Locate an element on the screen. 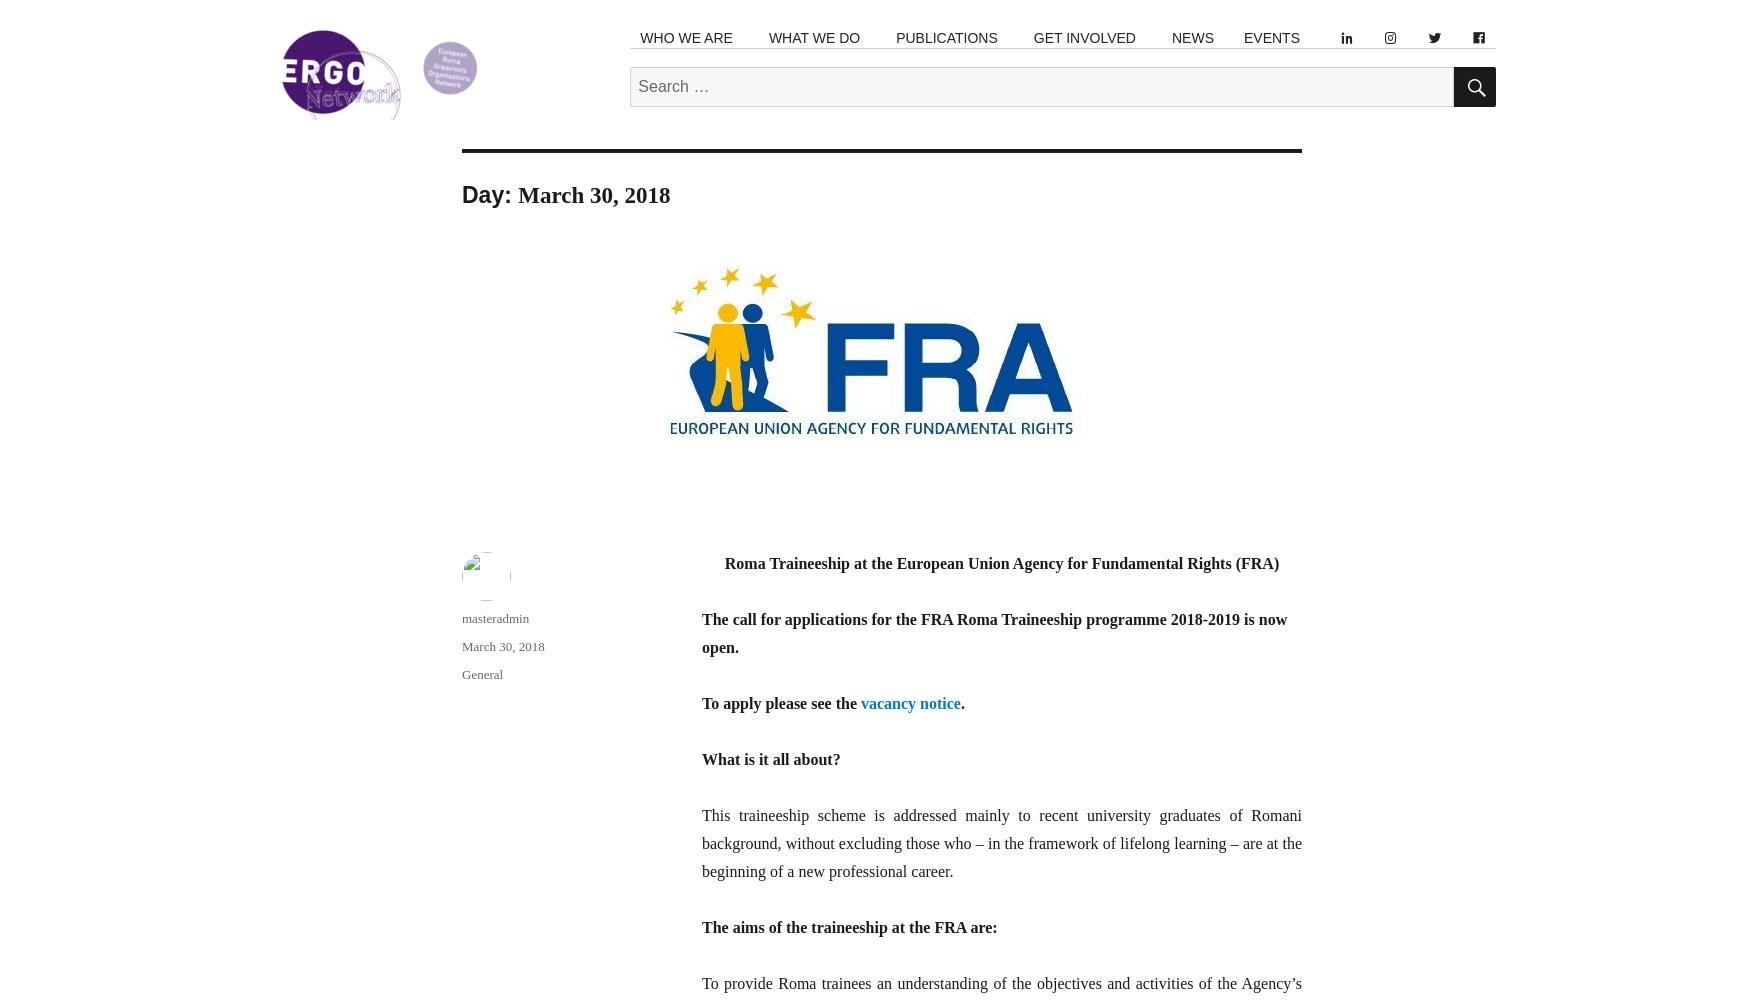 This screenshot has width=1764, height=1000. 'Covid-19' is located at coordinates (923, 383).